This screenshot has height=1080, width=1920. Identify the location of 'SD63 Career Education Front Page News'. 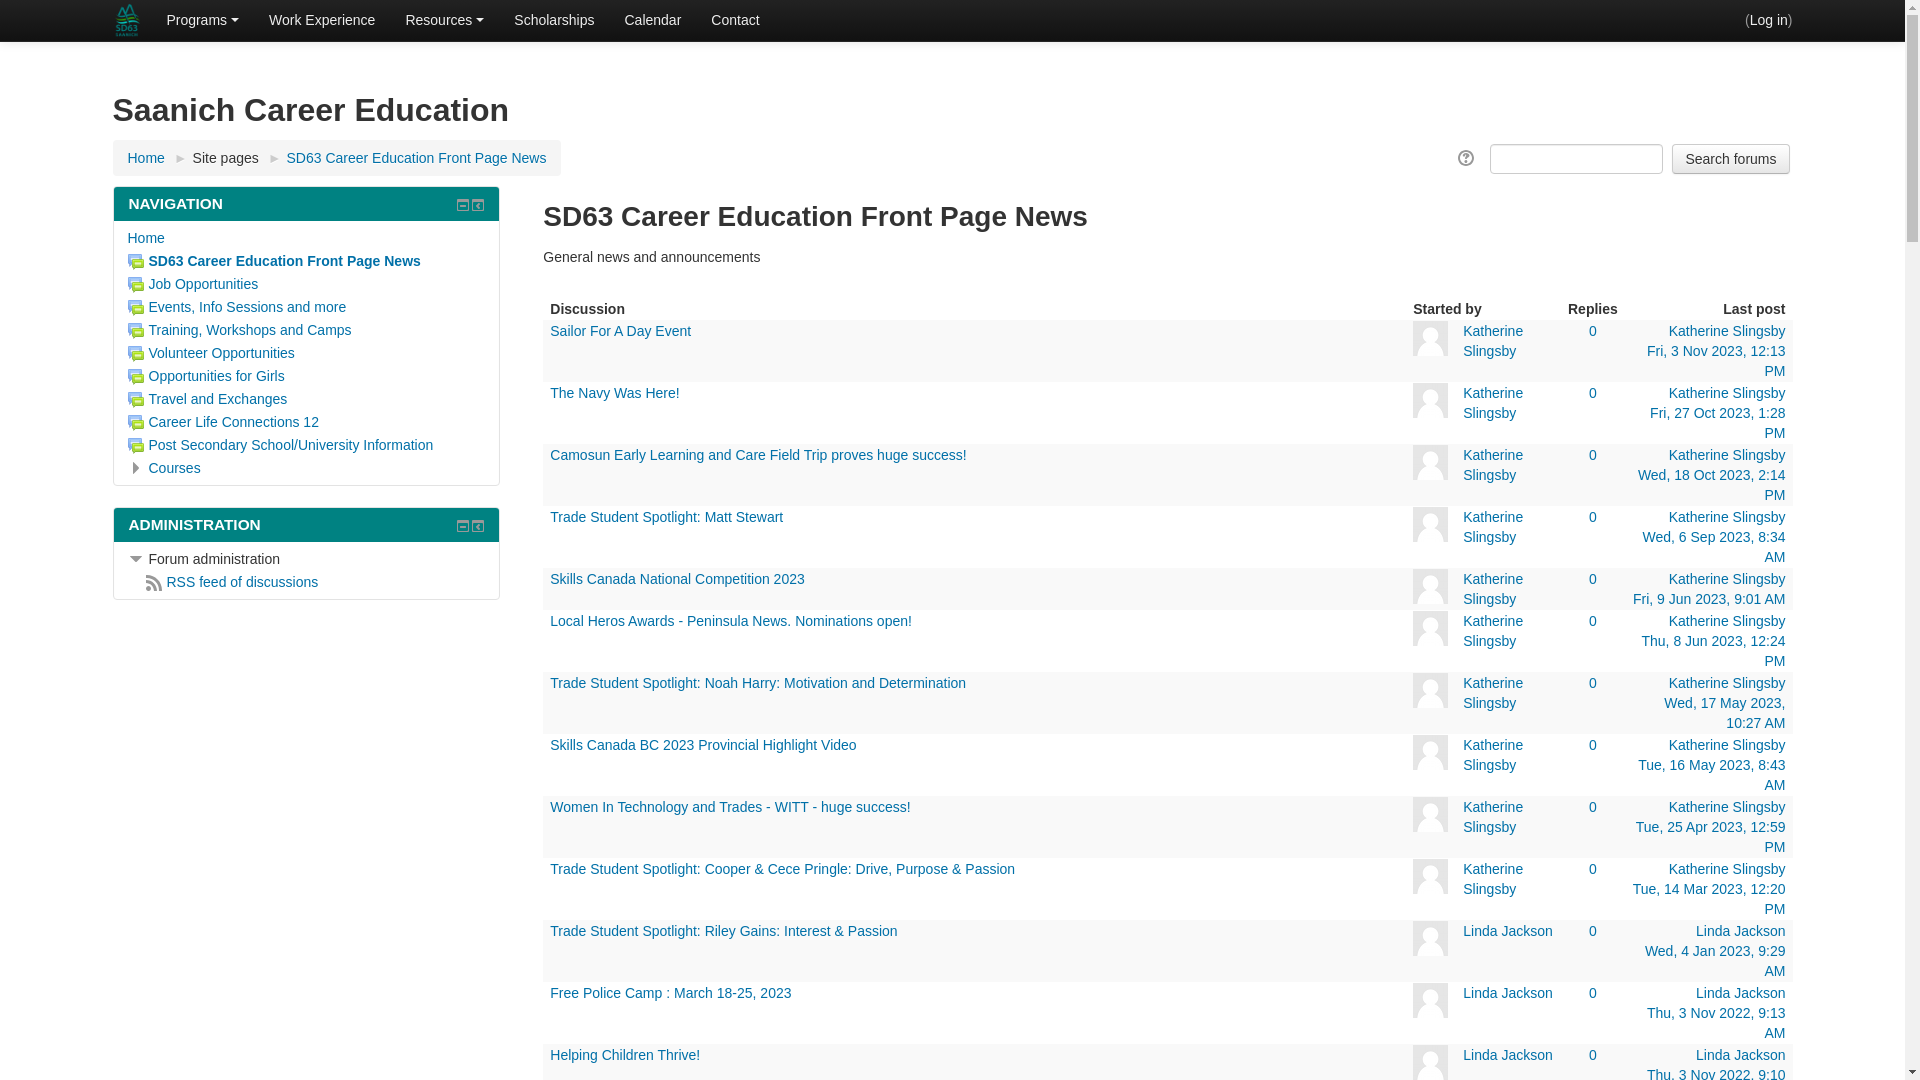
(273, 260).